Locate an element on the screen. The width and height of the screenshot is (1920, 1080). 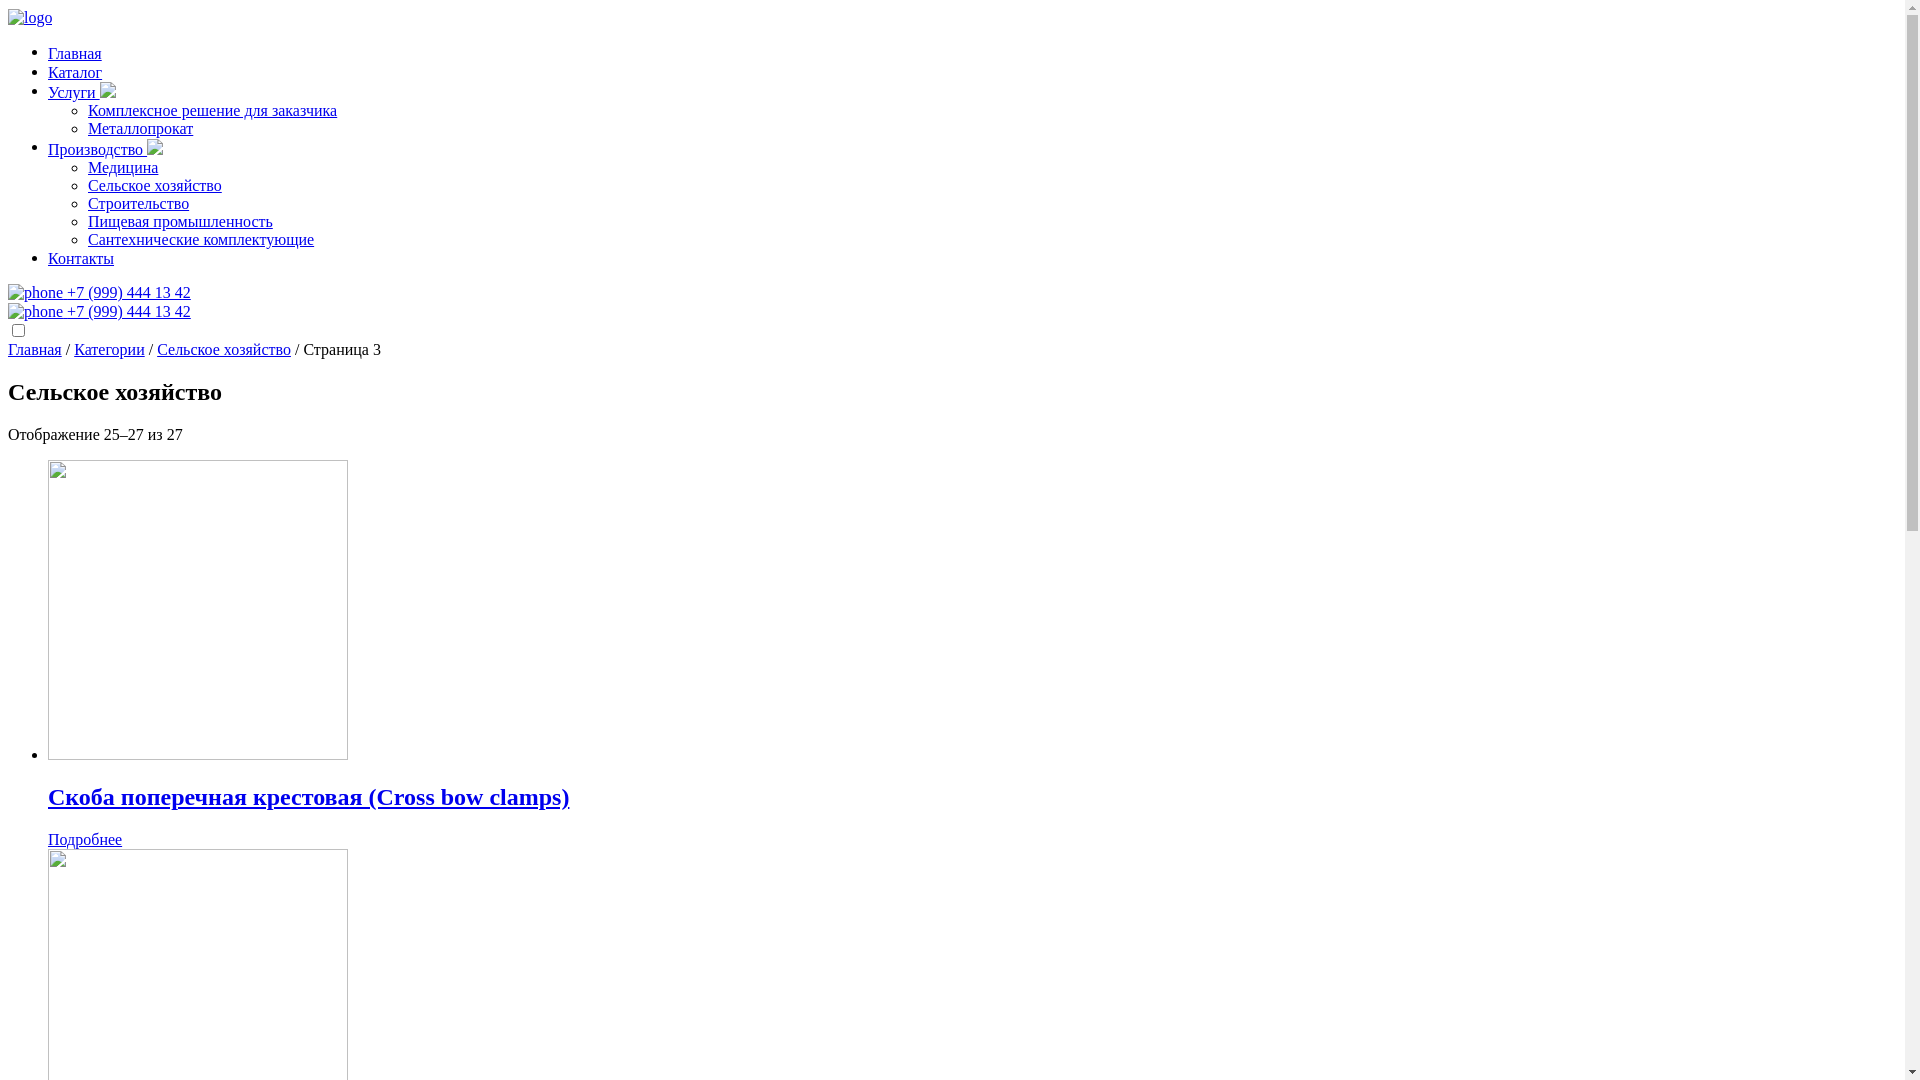
'+7 (999) 444 13 42' is located at coordinates (103, 307).